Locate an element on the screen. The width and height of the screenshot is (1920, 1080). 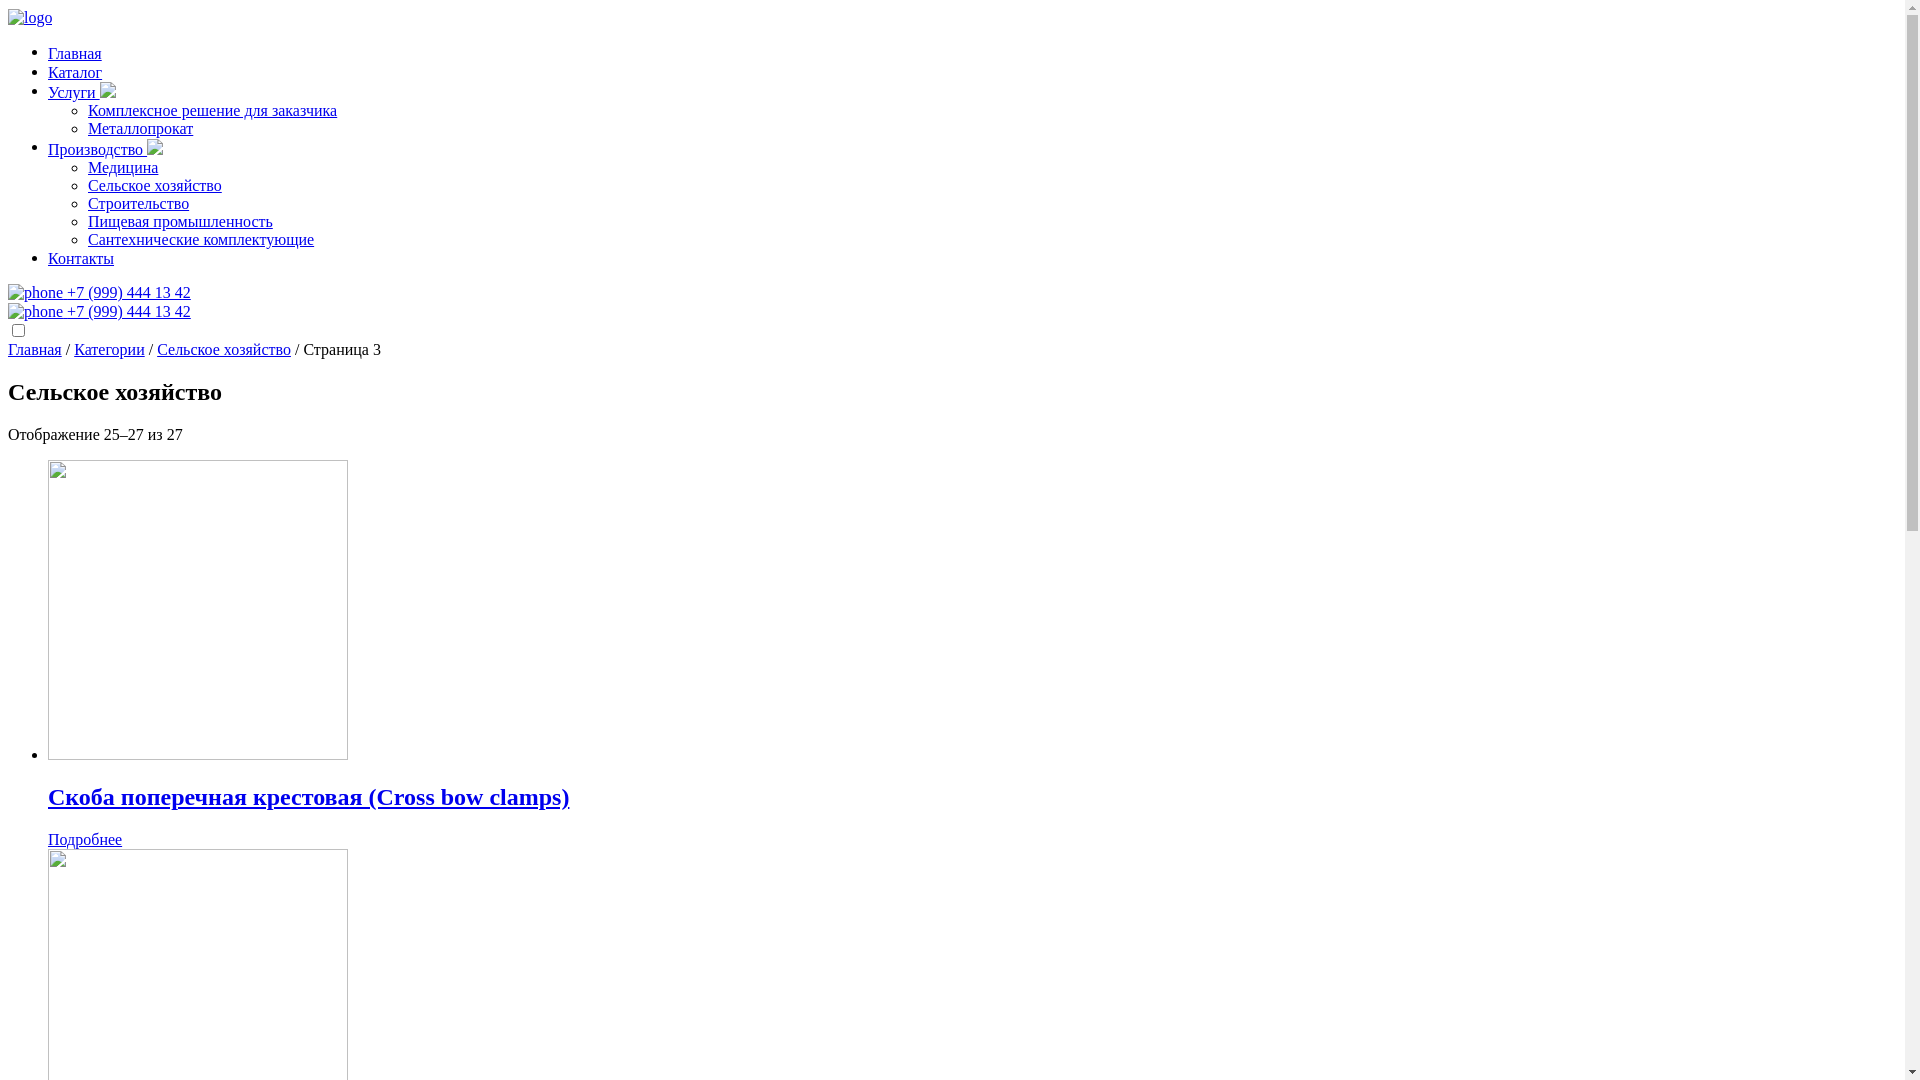
'+7 (999) 444 13 42' is located at coordinates (103, 307).